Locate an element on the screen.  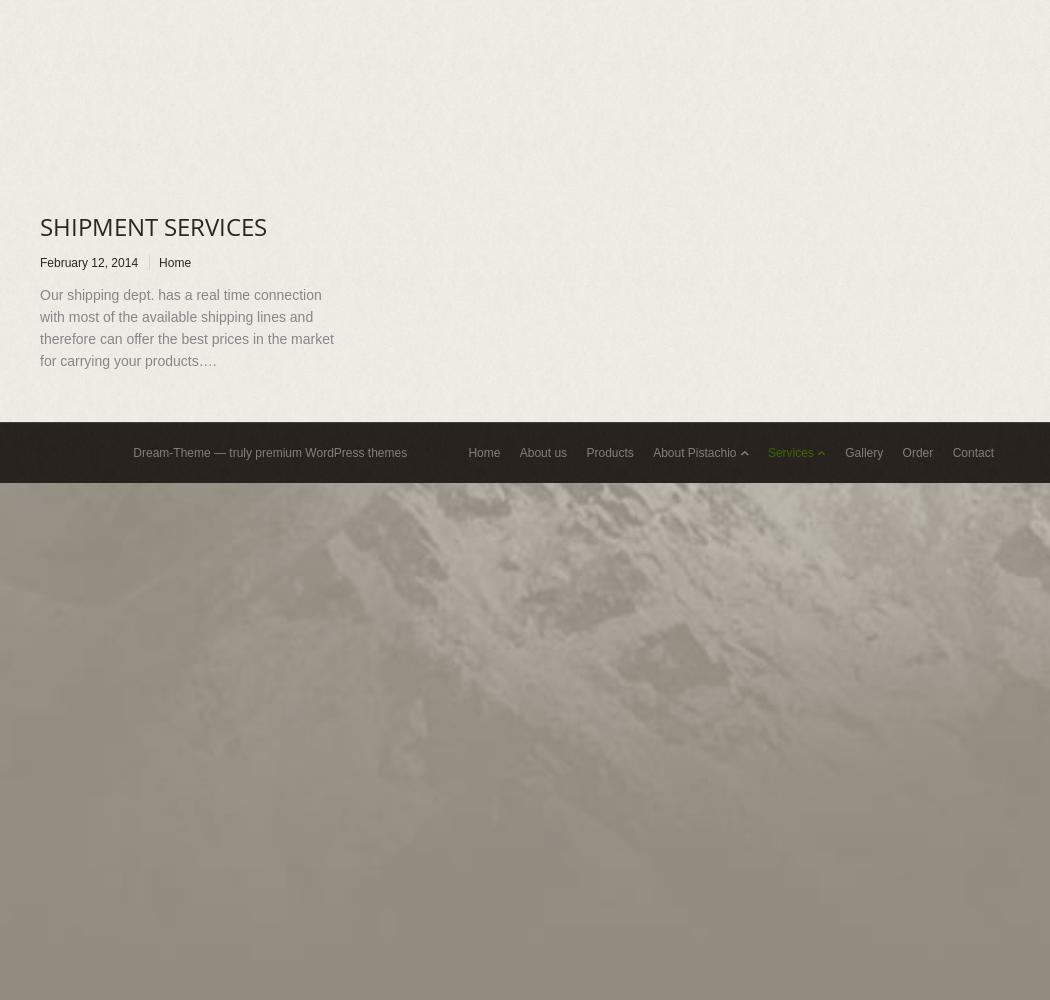
'About Pistachio' is located at coordinates (694, 452).